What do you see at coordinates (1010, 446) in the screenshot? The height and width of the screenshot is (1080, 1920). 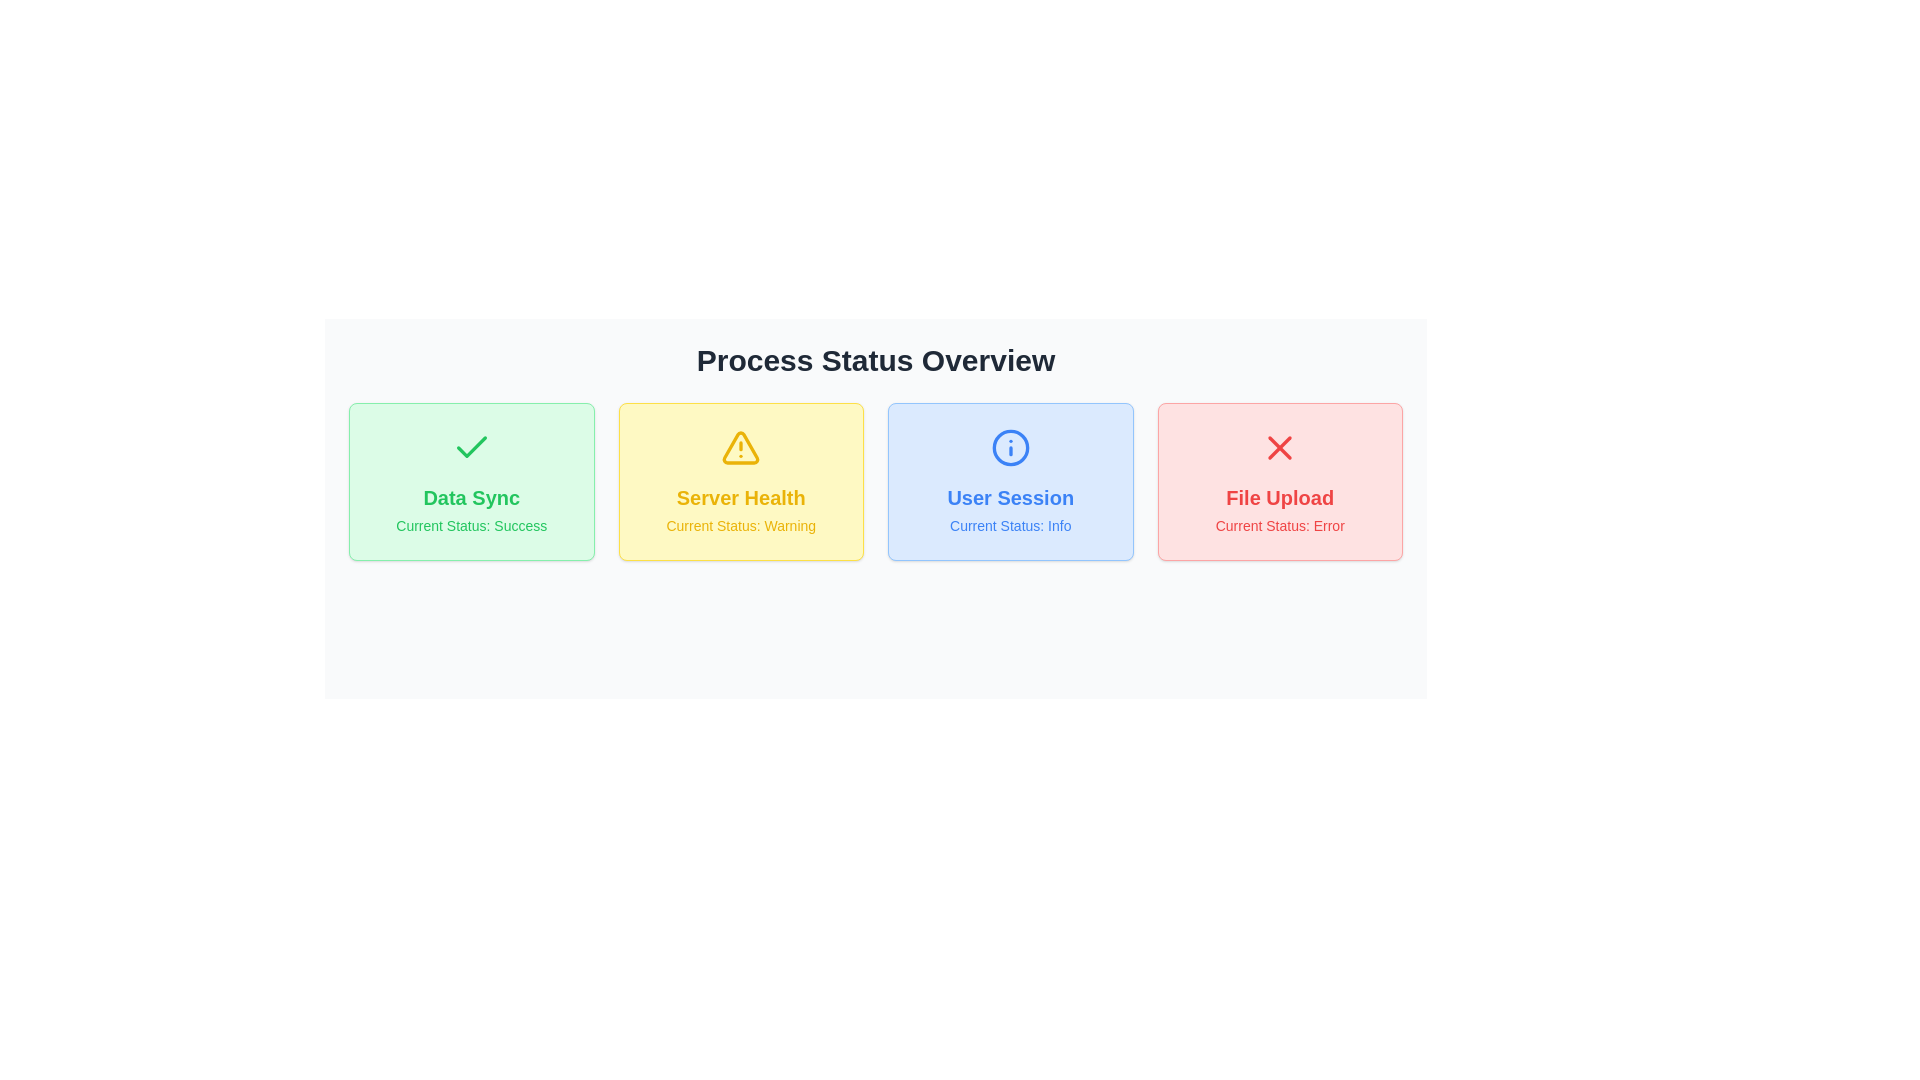 I see `the circular outline enclosing the 'i' icon within the 'User Session' card, which is labeled with 'User Session' and 'Current Status: Info'` at bounding box center [1010, 446].